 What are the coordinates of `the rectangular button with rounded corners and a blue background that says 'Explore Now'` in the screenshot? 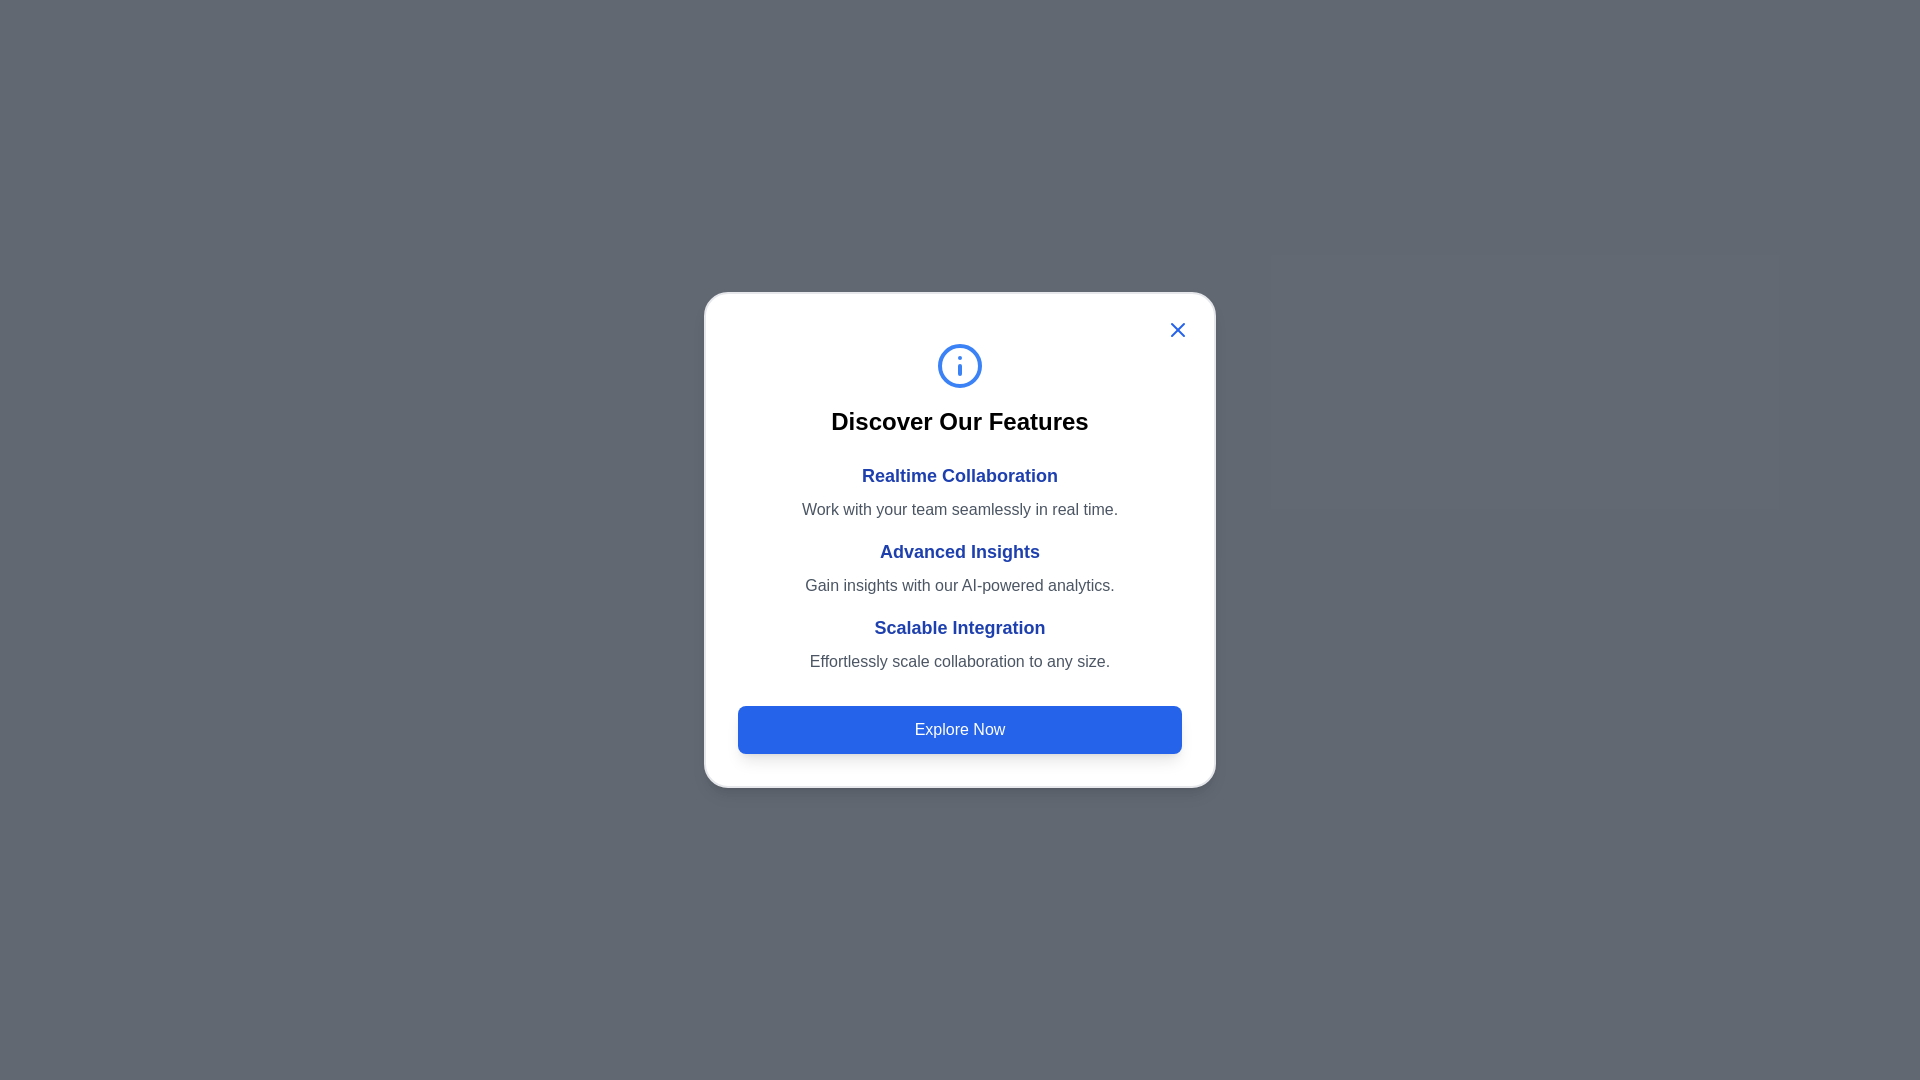 It's located at (960, 729).